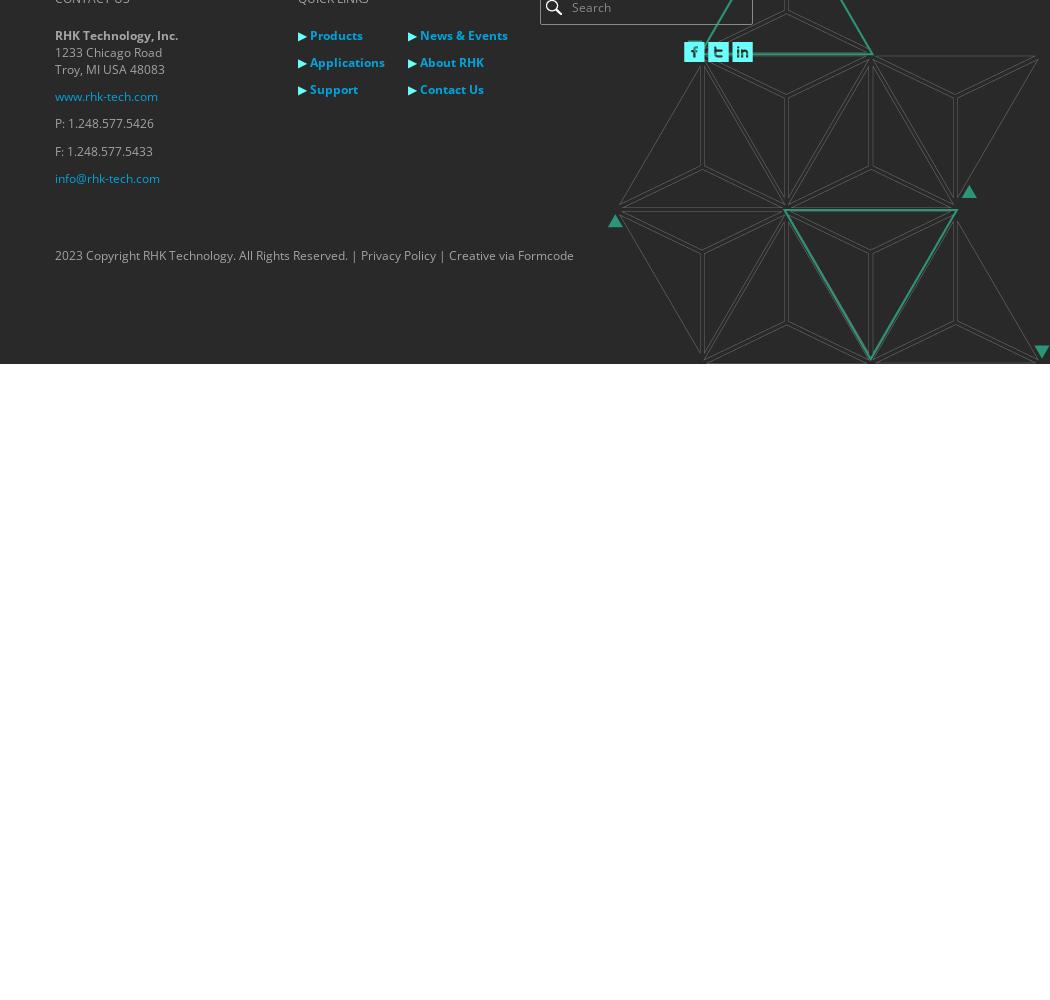 This screenshot has height=1000, width=1050. What do you see at coordinates (441, 254) in the screenshot?
I see `'|'` at bounding box center [441, 254].